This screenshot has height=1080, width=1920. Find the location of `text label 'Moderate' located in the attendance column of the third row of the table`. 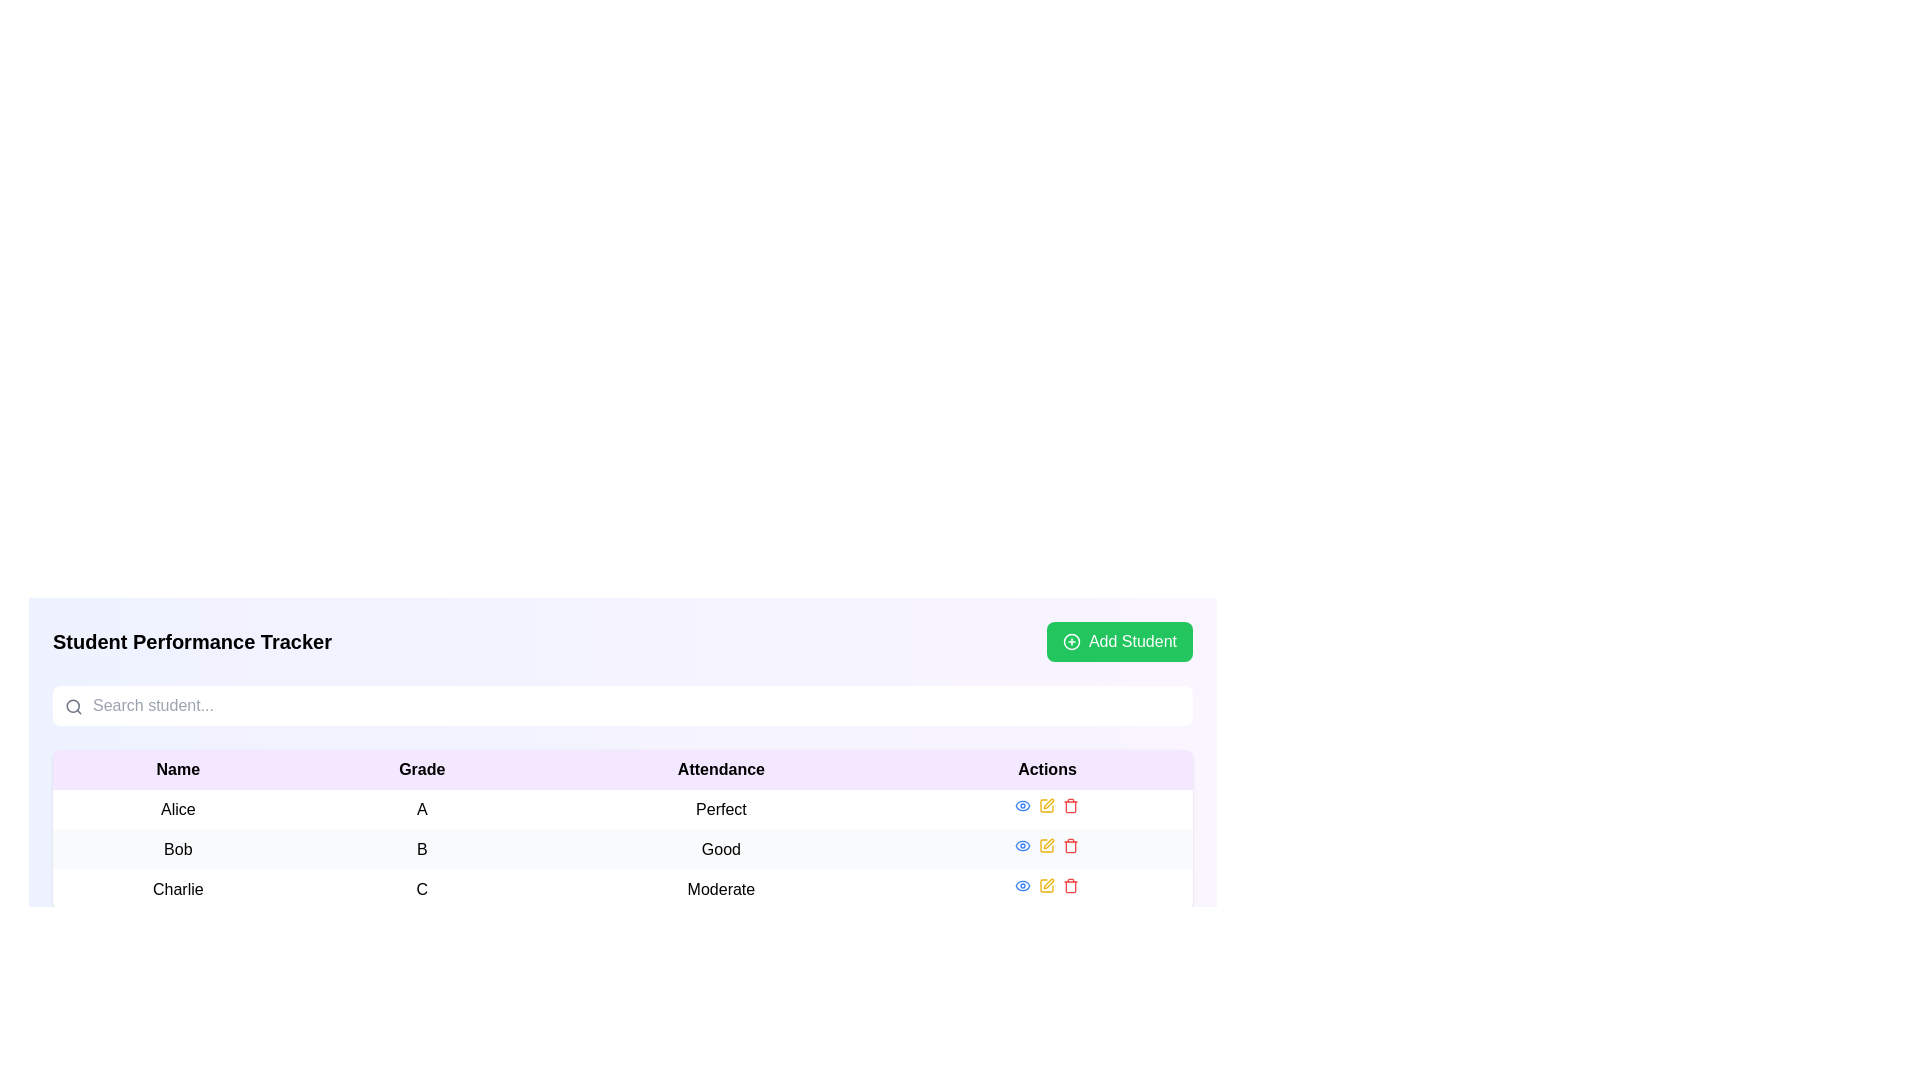

text label 'Moderate' located in the attendance column of the third row of the table is located at coordinates (720, 889).